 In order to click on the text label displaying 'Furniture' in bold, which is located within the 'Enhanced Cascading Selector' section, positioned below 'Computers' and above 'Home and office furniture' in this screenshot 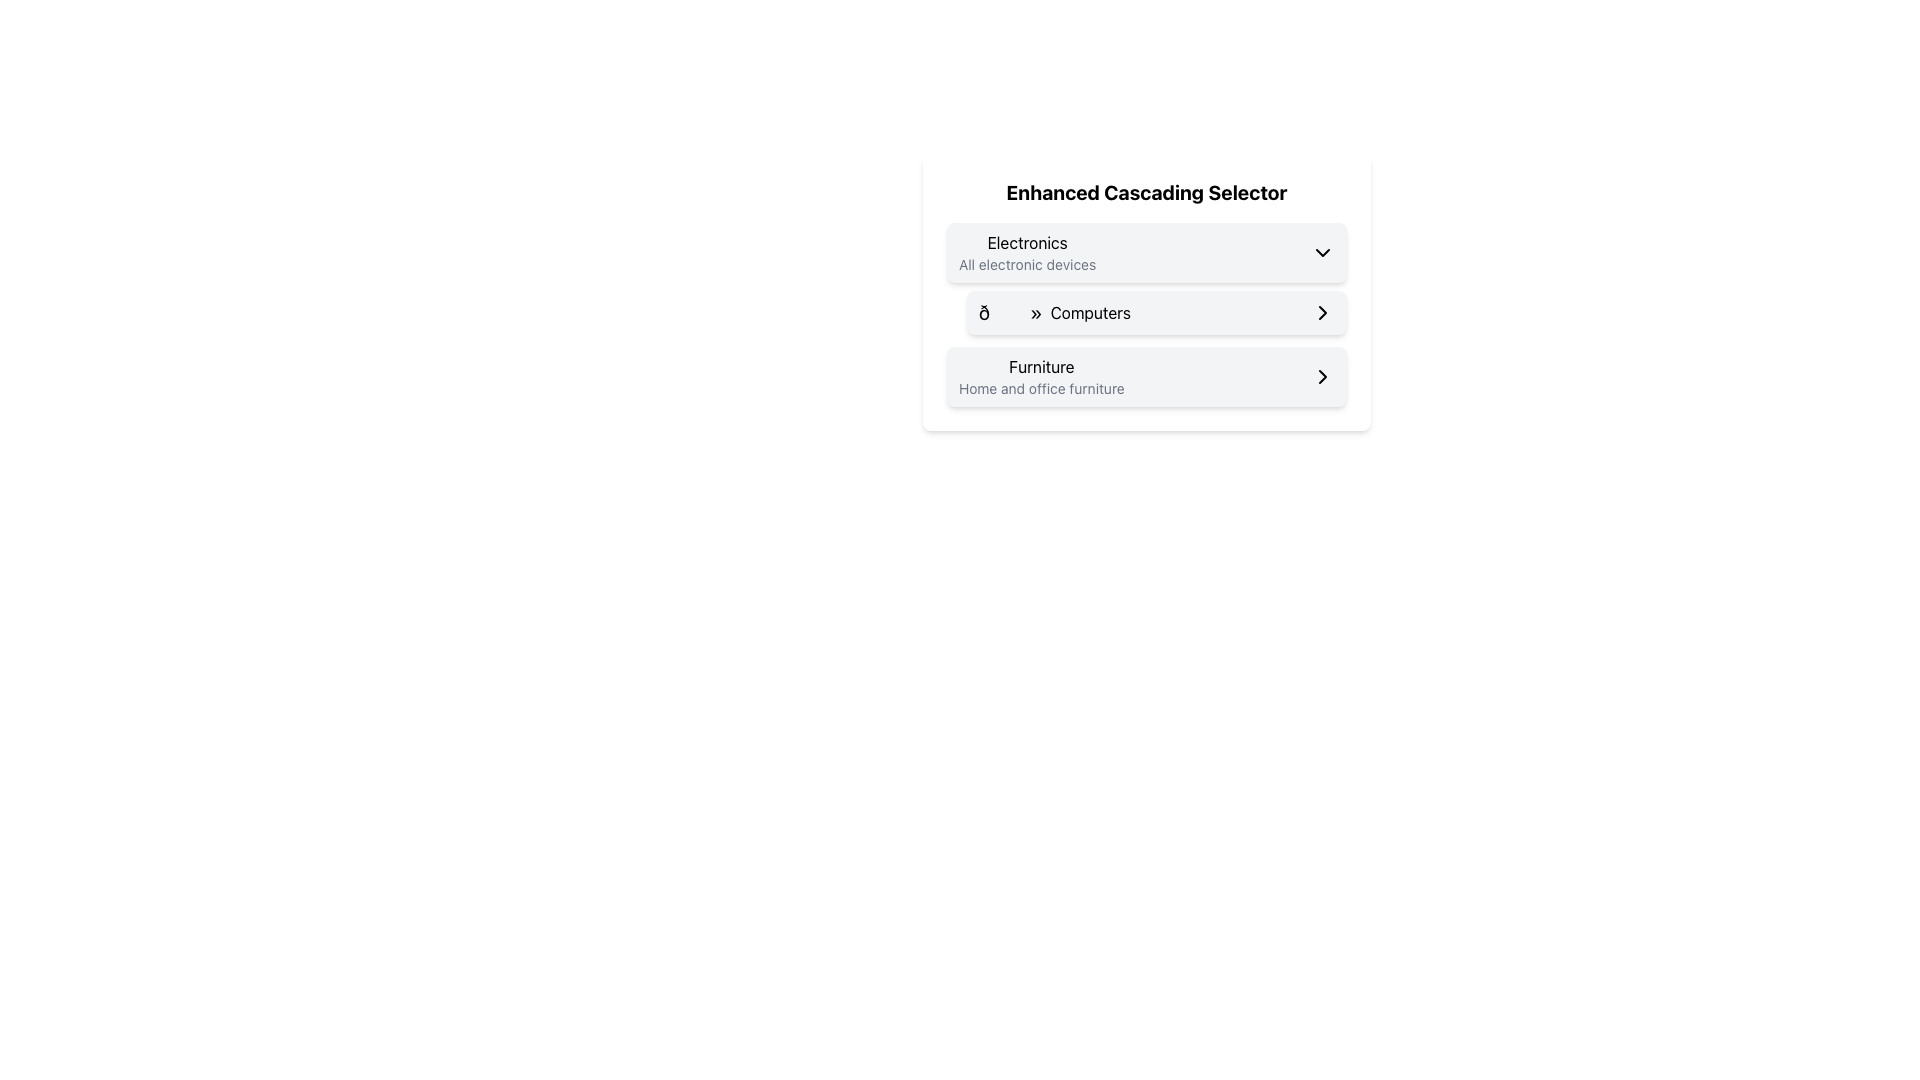, I will do `click(1040, 366)`.